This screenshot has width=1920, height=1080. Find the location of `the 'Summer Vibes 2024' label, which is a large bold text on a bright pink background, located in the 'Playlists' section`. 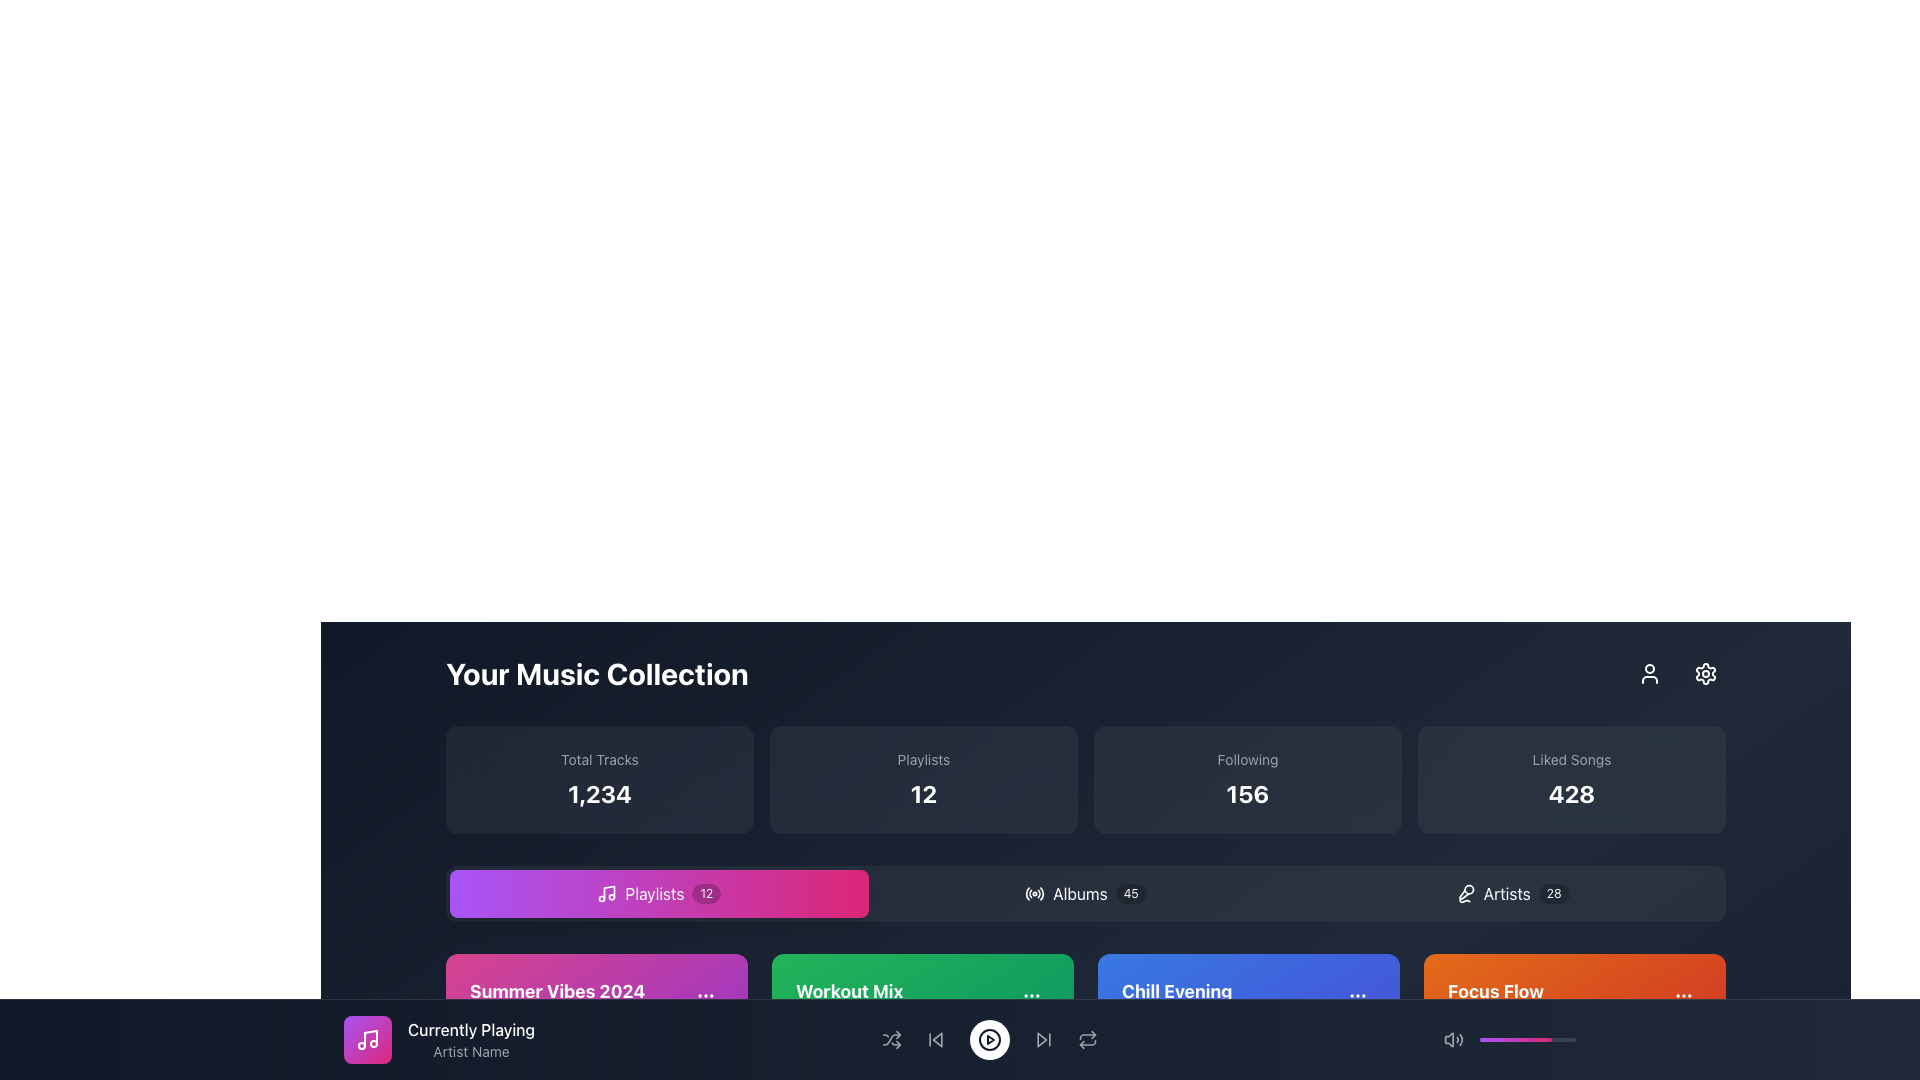

the 'Summer Vibes 2024' label, which is a large bold text on a bright pink background, located in the 'Playlists' section is located at coordinates (557, 991).